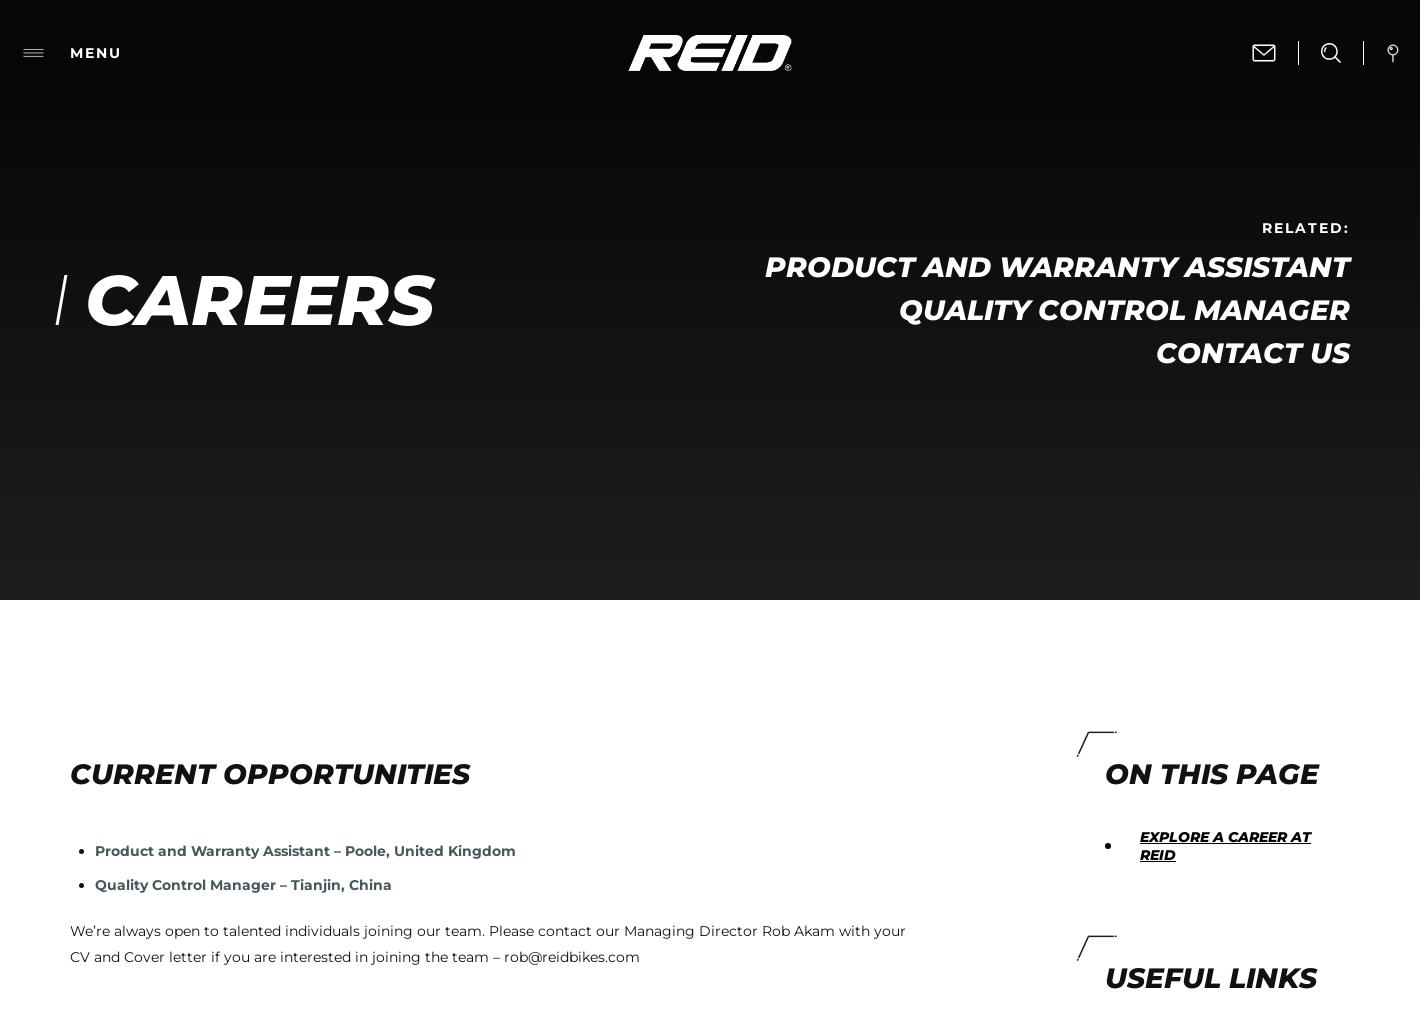 This screenshot has height=1025, width=1420. Describe the element at coordinates (787, 148) in the screenshot. I see `'Facebook'` at that location.